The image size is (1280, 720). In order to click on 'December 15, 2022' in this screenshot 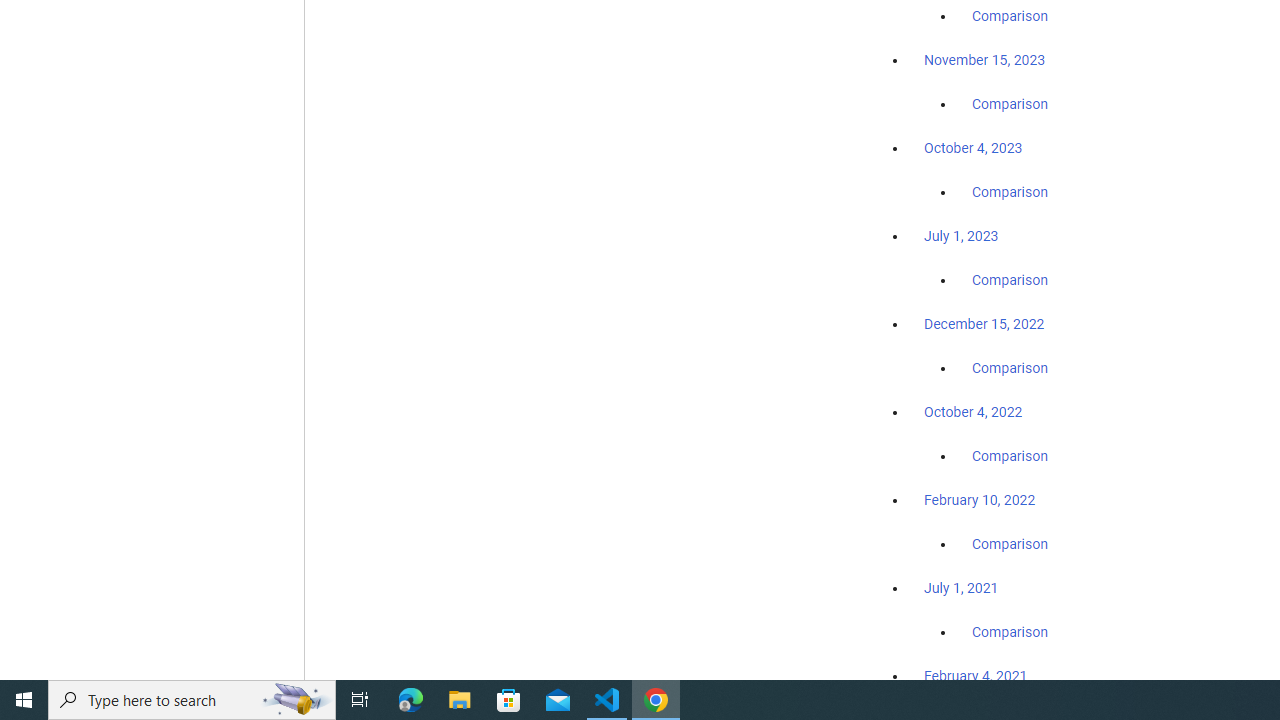, I will do `click(984, 323)`.